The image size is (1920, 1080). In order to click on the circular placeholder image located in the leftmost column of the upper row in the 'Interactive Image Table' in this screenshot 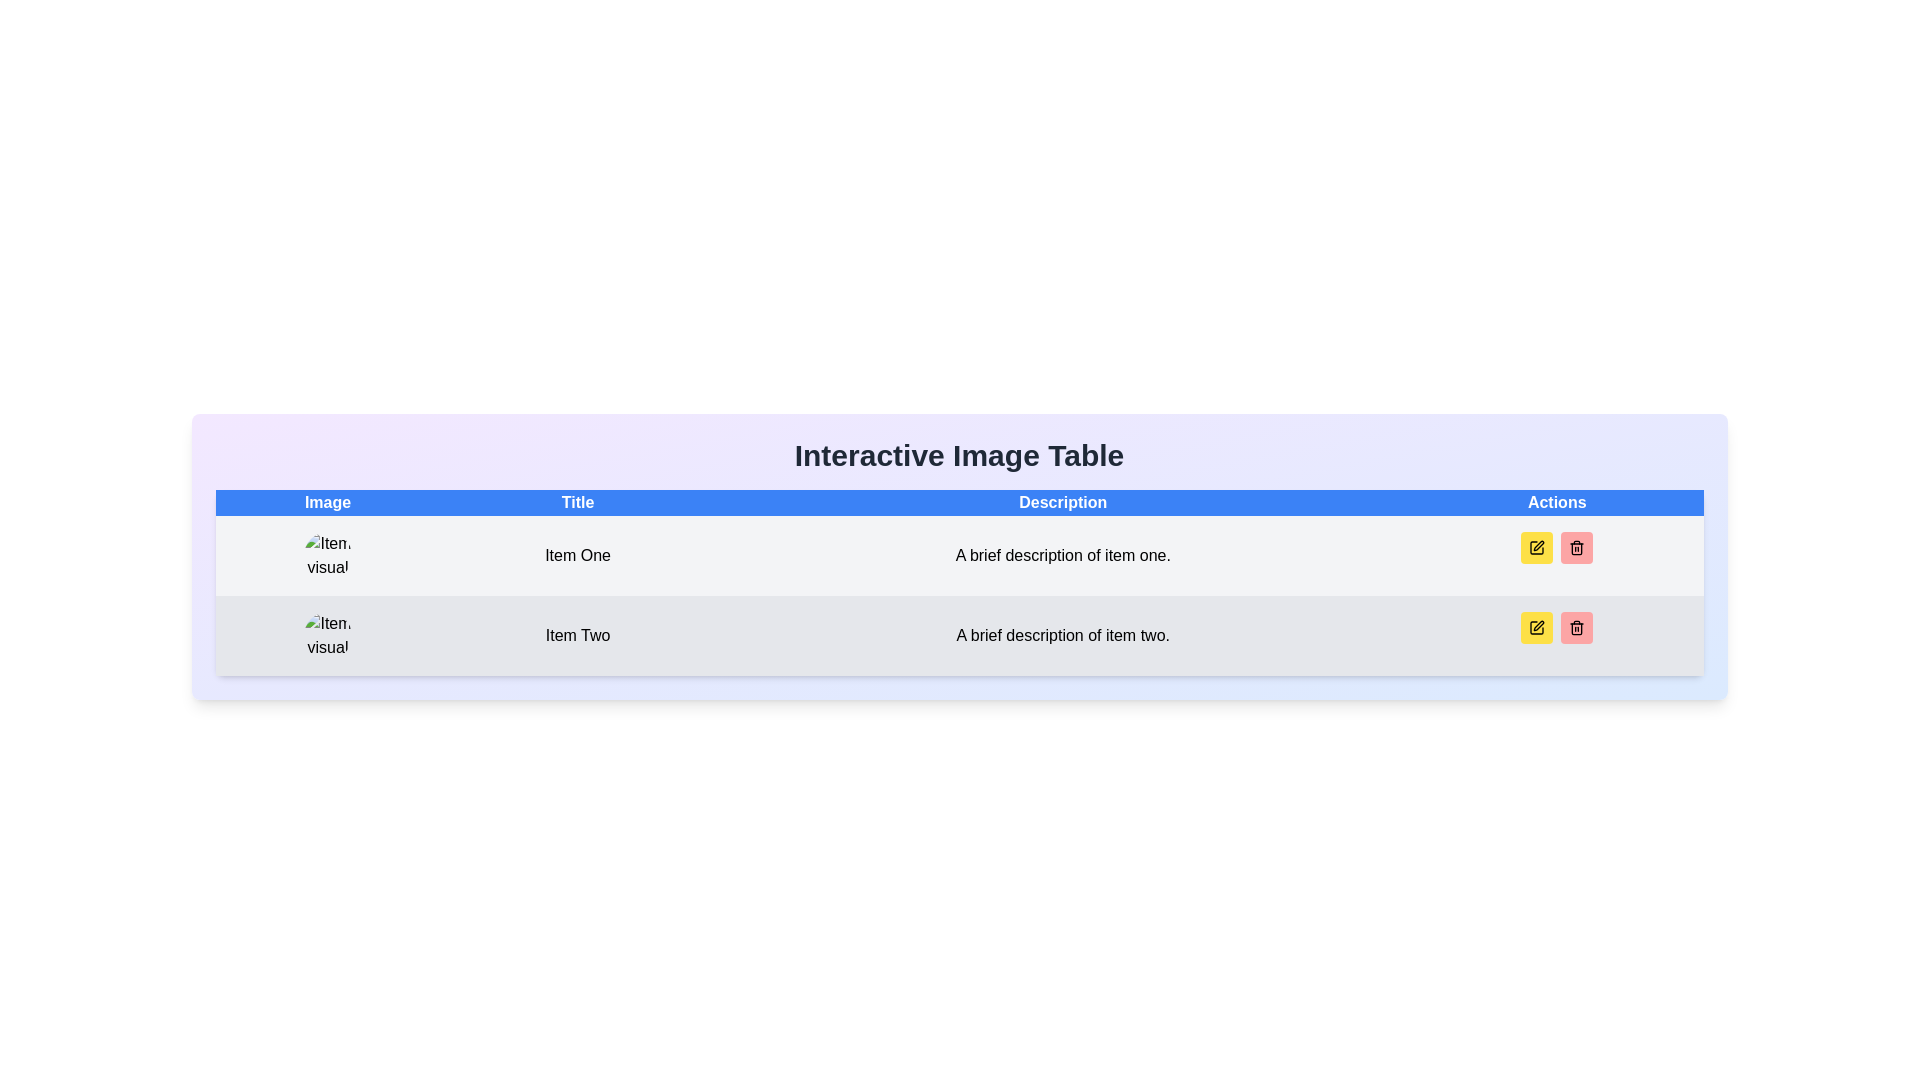, I will do `click(327, 555)`.